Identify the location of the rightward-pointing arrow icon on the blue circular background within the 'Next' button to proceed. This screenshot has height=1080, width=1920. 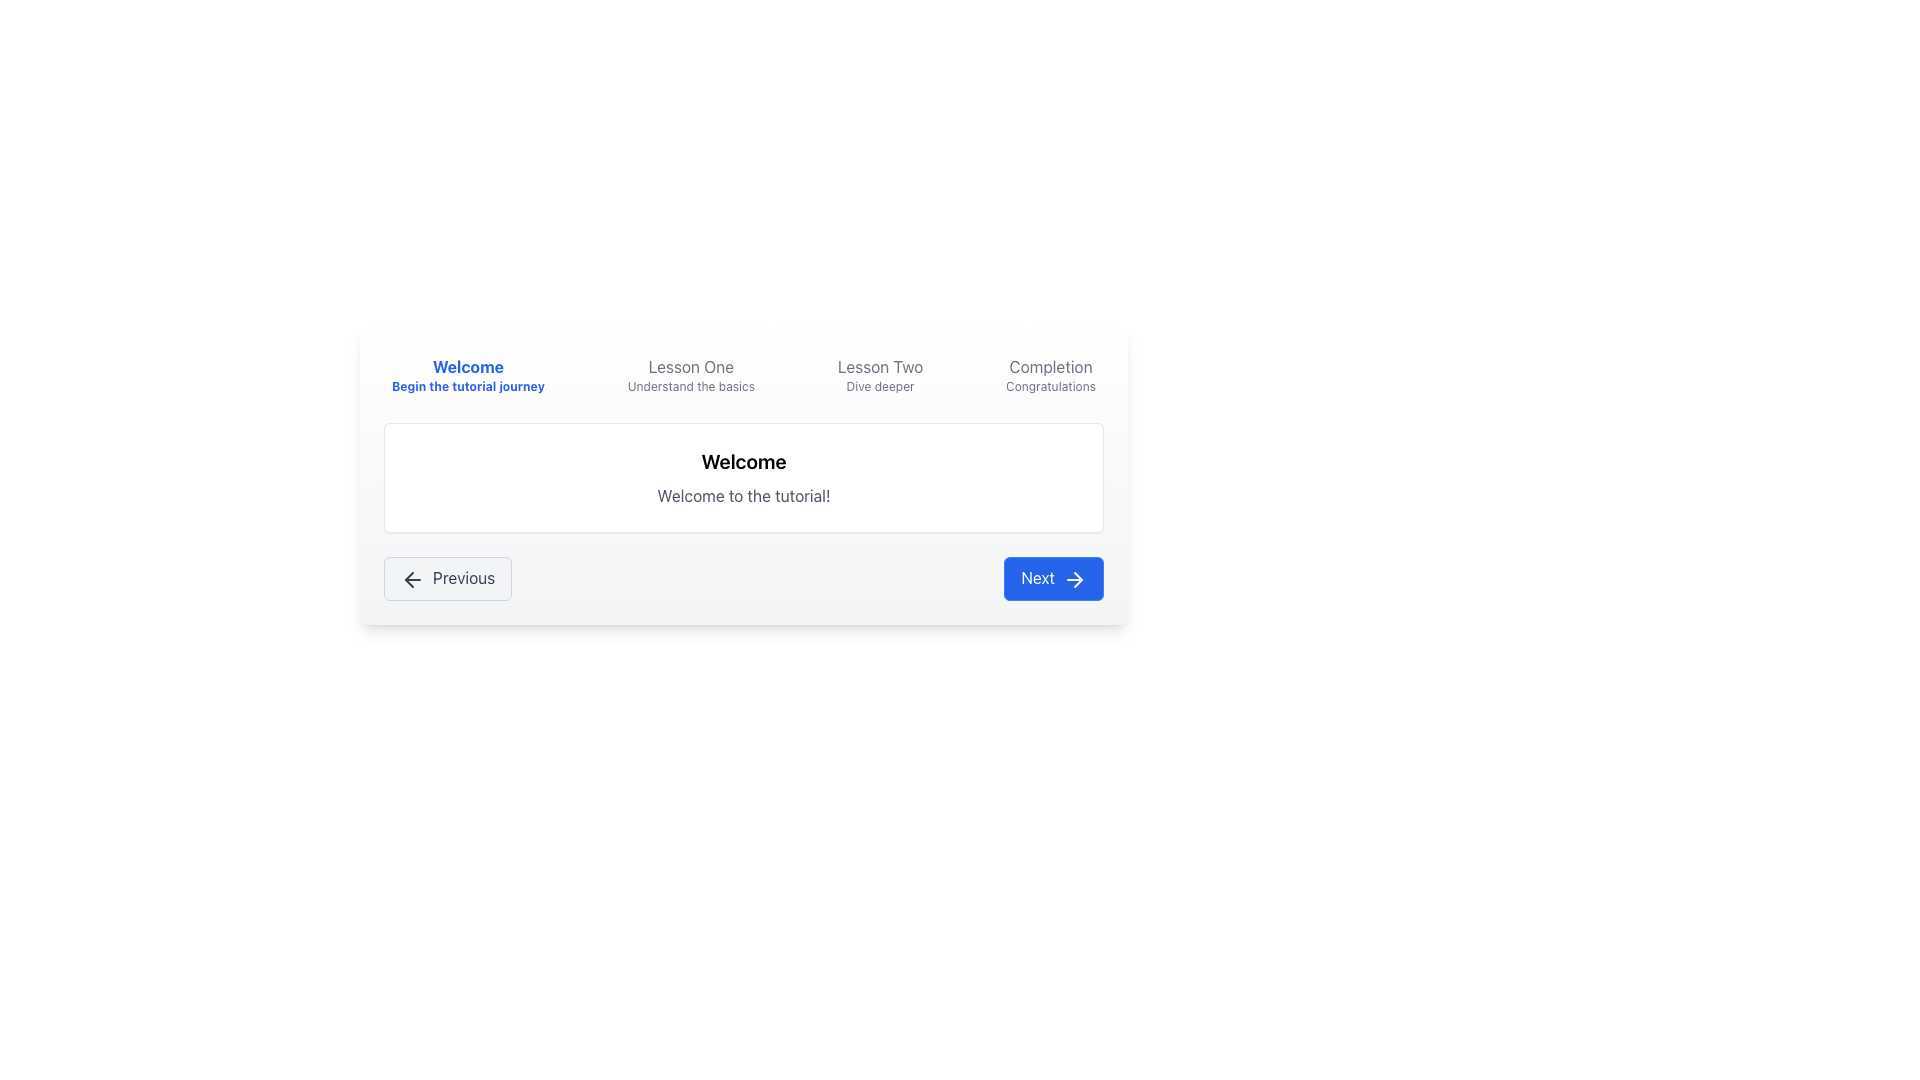
(1074, 578).